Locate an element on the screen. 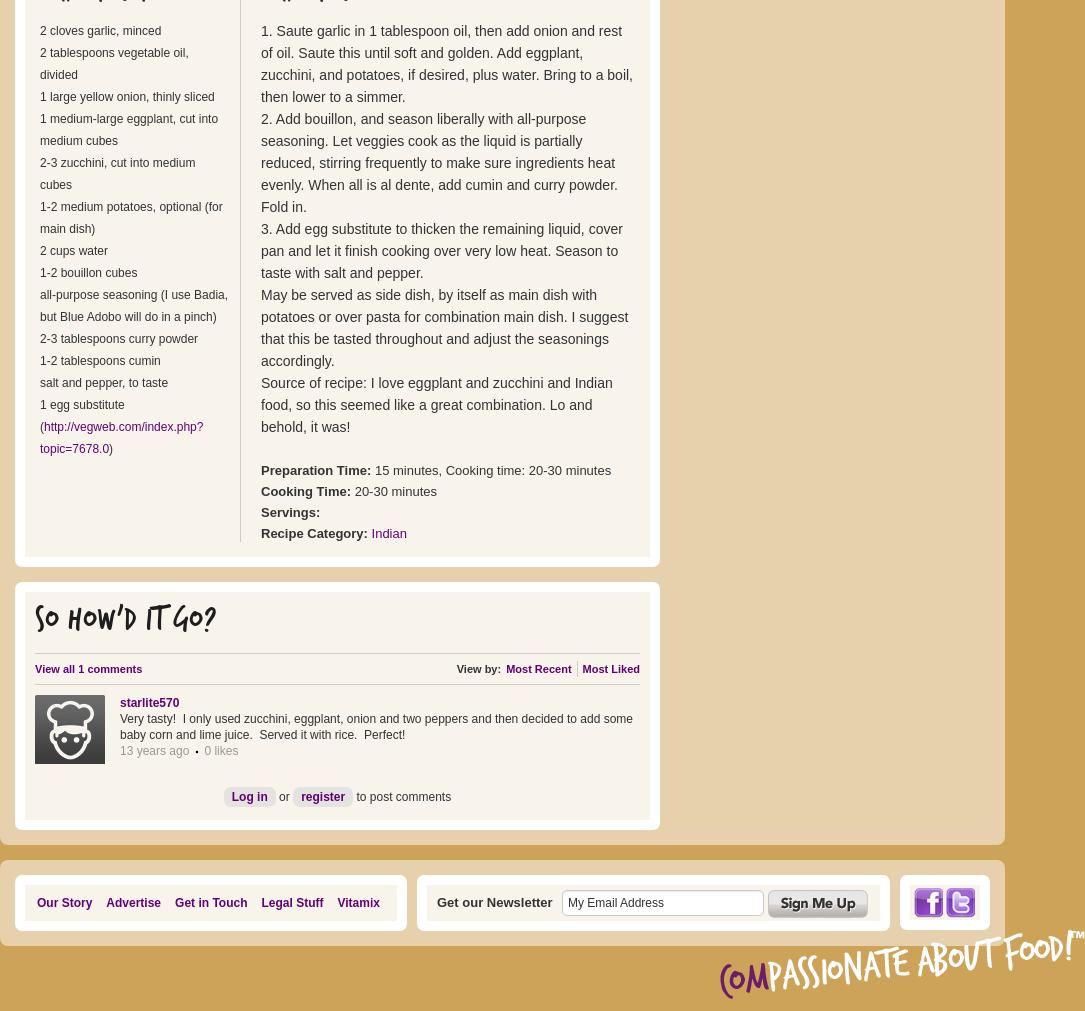 This screenshot has width=1085, height=1011. 'Log in' is located at coordinates (230, 795).